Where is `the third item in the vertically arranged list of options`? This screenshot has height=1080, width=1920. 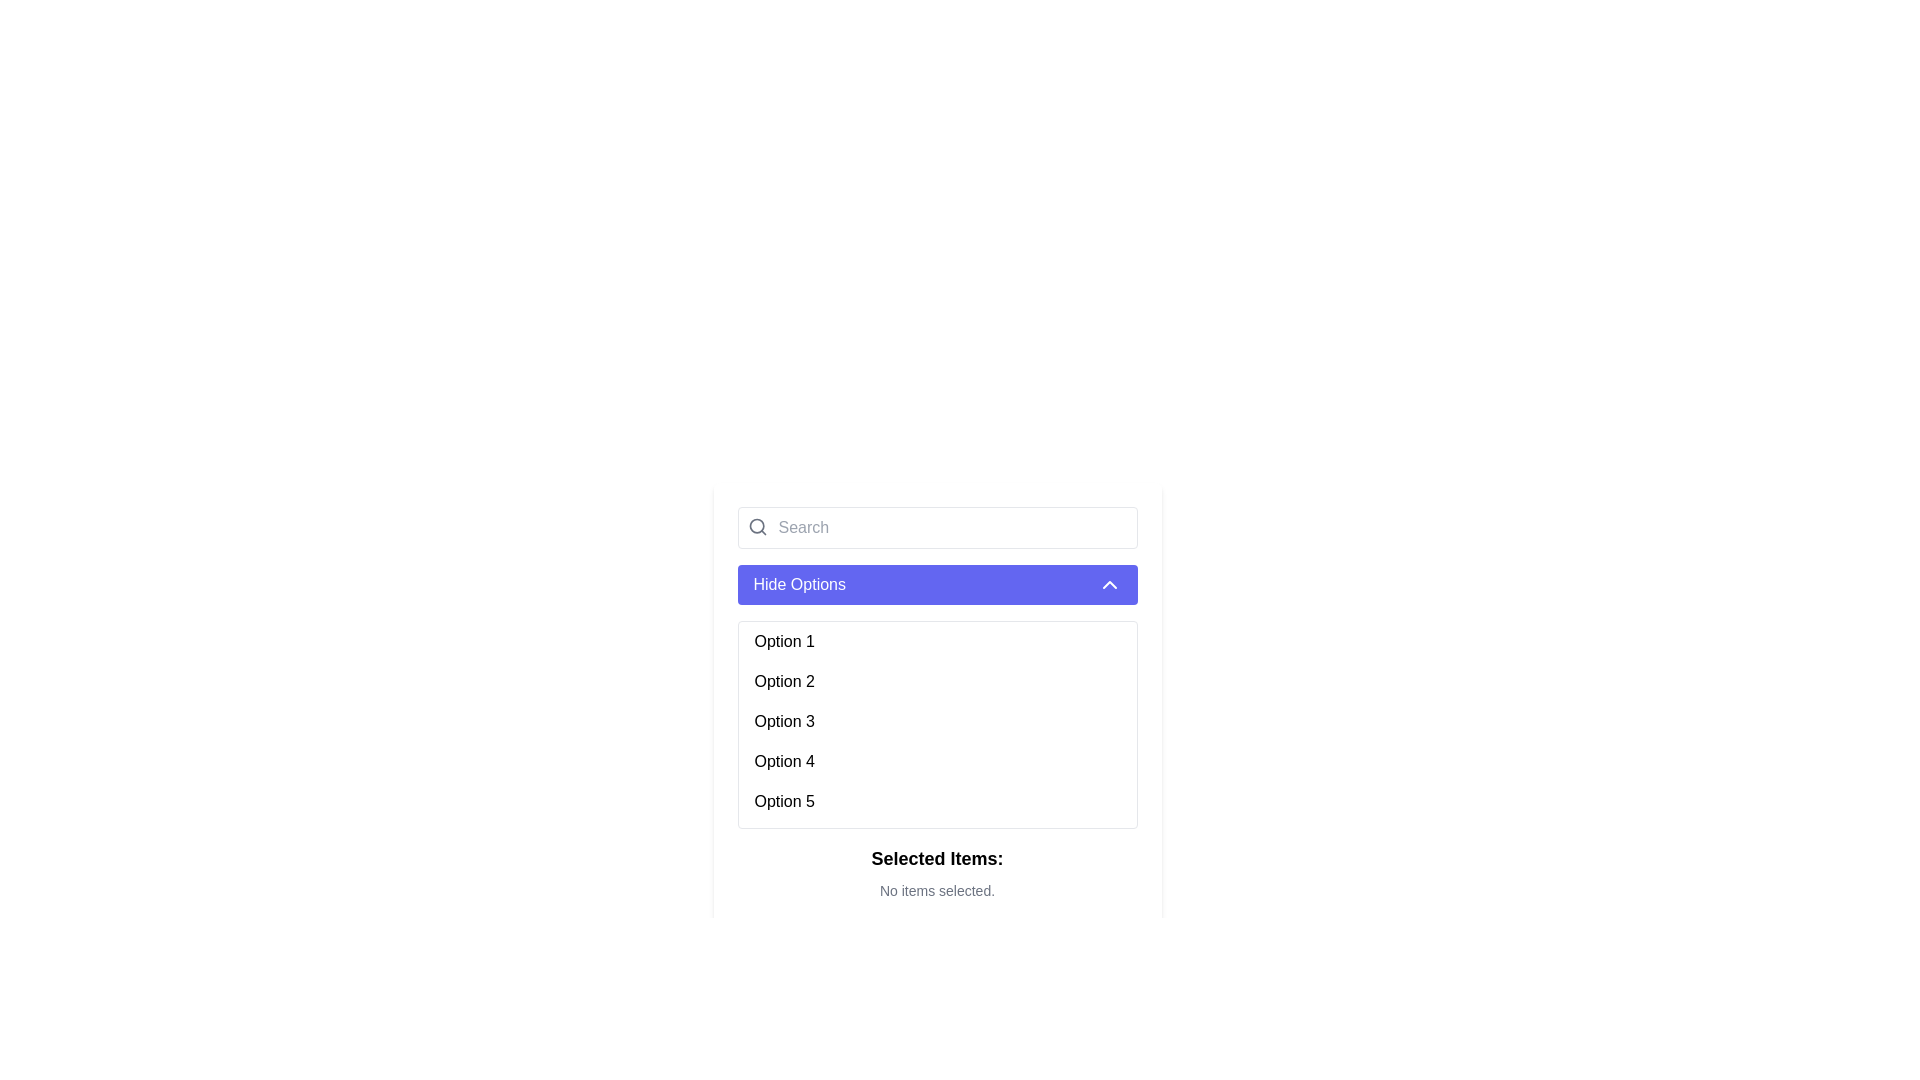
the third item in the vertically arranged list of options is located at coordinates (936, 721).